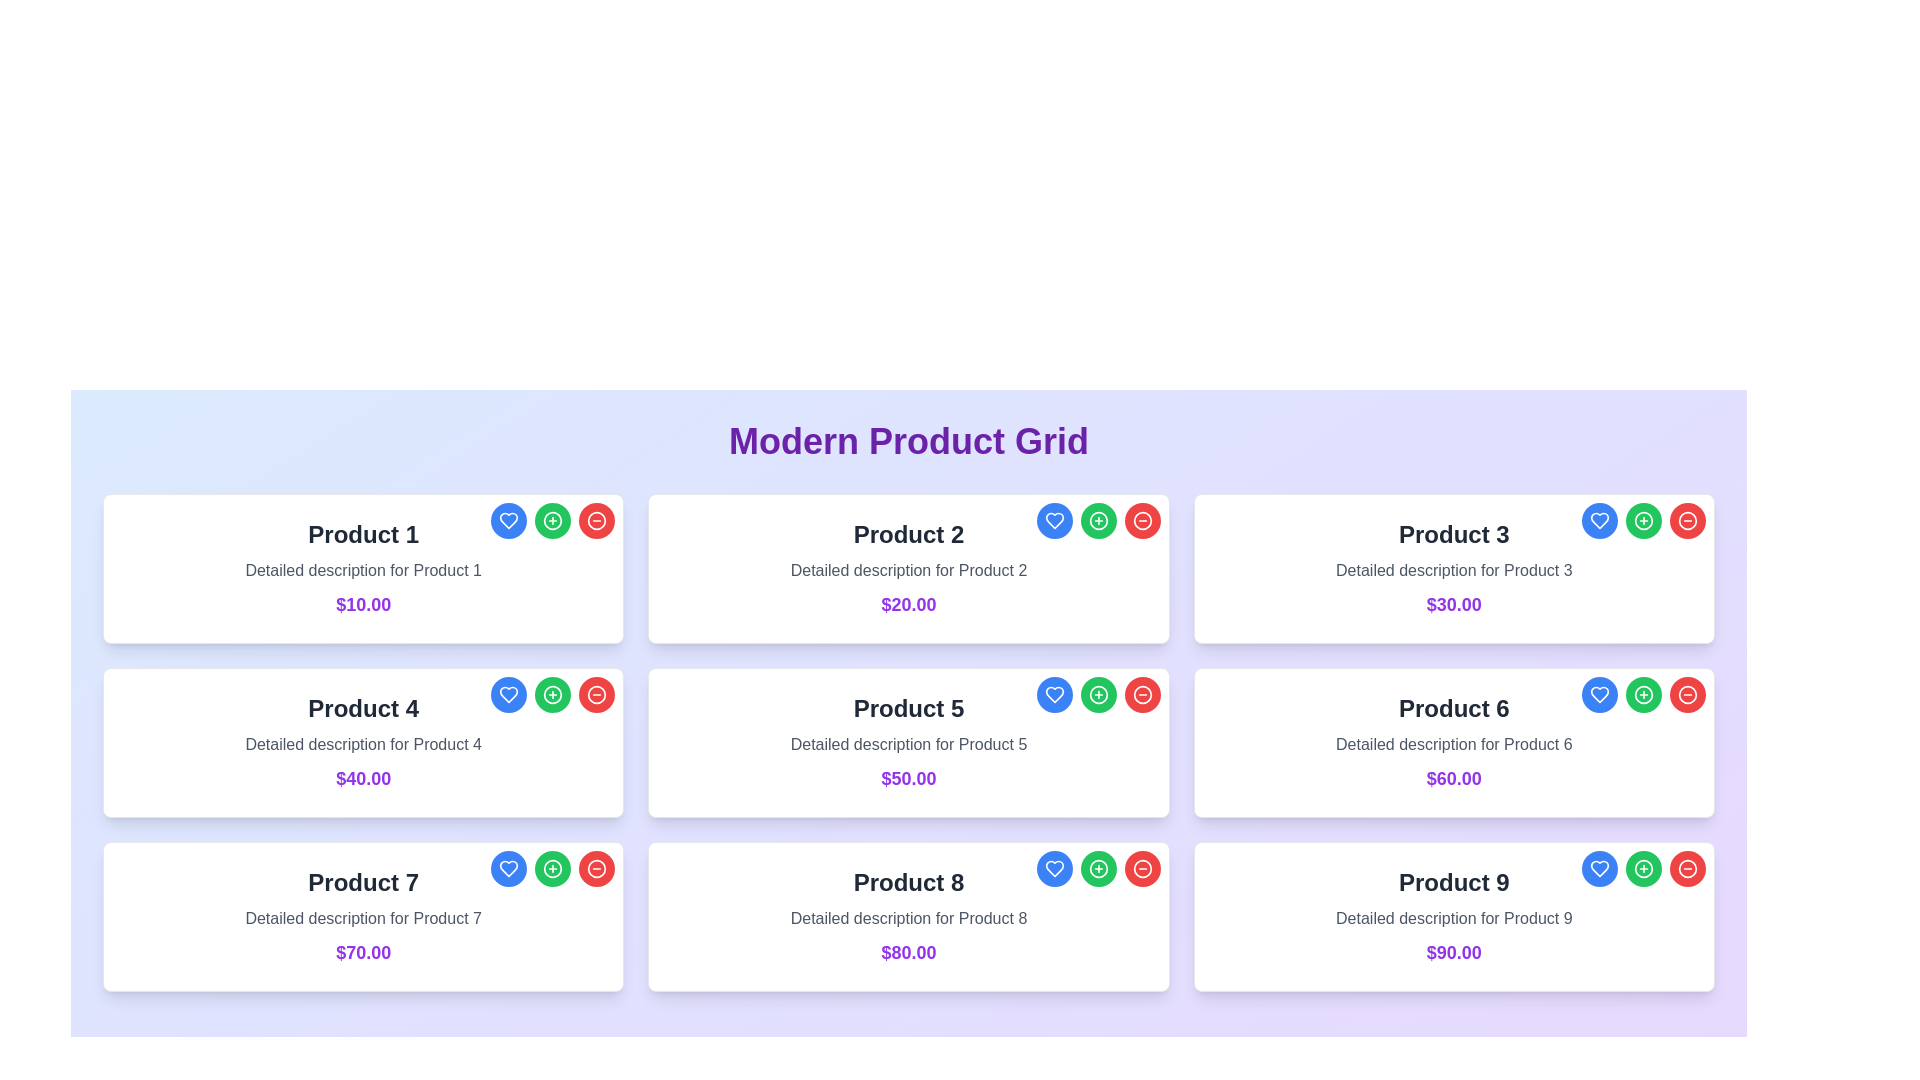  Describe the element at coordinates (1643, 693) in the screenshot. I see `the green circular icon with a plus symbol in the center, located on the right side of the second card in the bottom row of the grid, below 'Product 6'` at that location.